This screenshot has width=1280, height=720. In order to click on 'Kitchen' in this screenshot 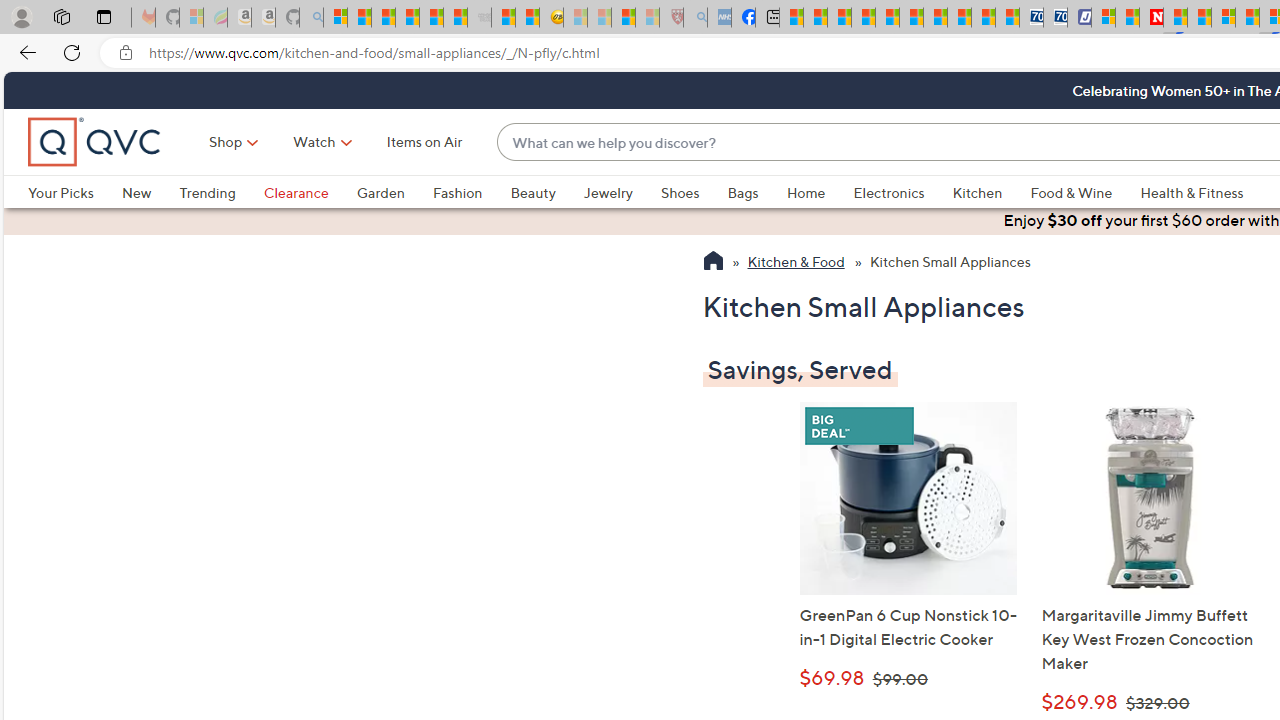, I will do `click(991, 192)`.